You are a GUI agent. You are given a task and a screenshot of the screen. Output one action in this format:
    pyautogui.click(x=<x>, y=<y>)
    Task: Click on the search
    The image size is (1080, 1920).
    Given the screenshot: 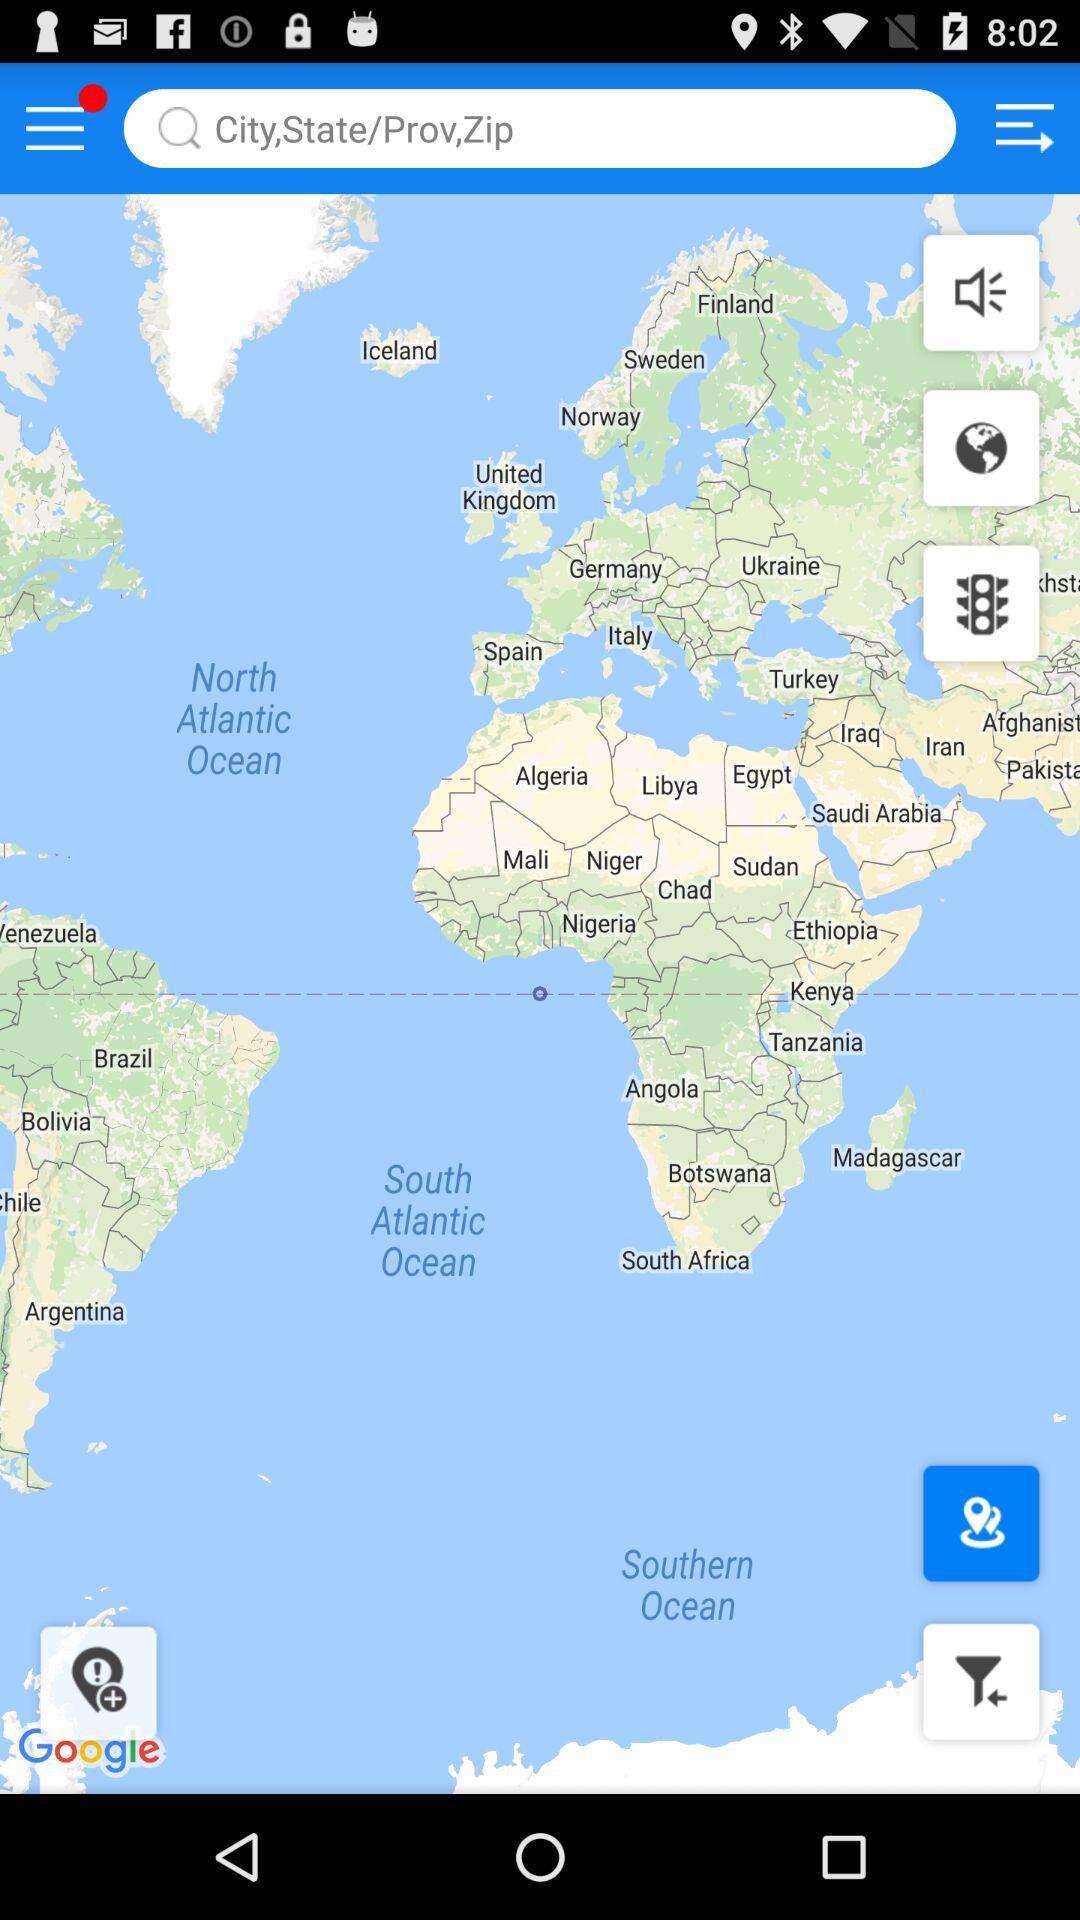 What is the action you would take?
    pyautogui.click(x=540, y=127)
    